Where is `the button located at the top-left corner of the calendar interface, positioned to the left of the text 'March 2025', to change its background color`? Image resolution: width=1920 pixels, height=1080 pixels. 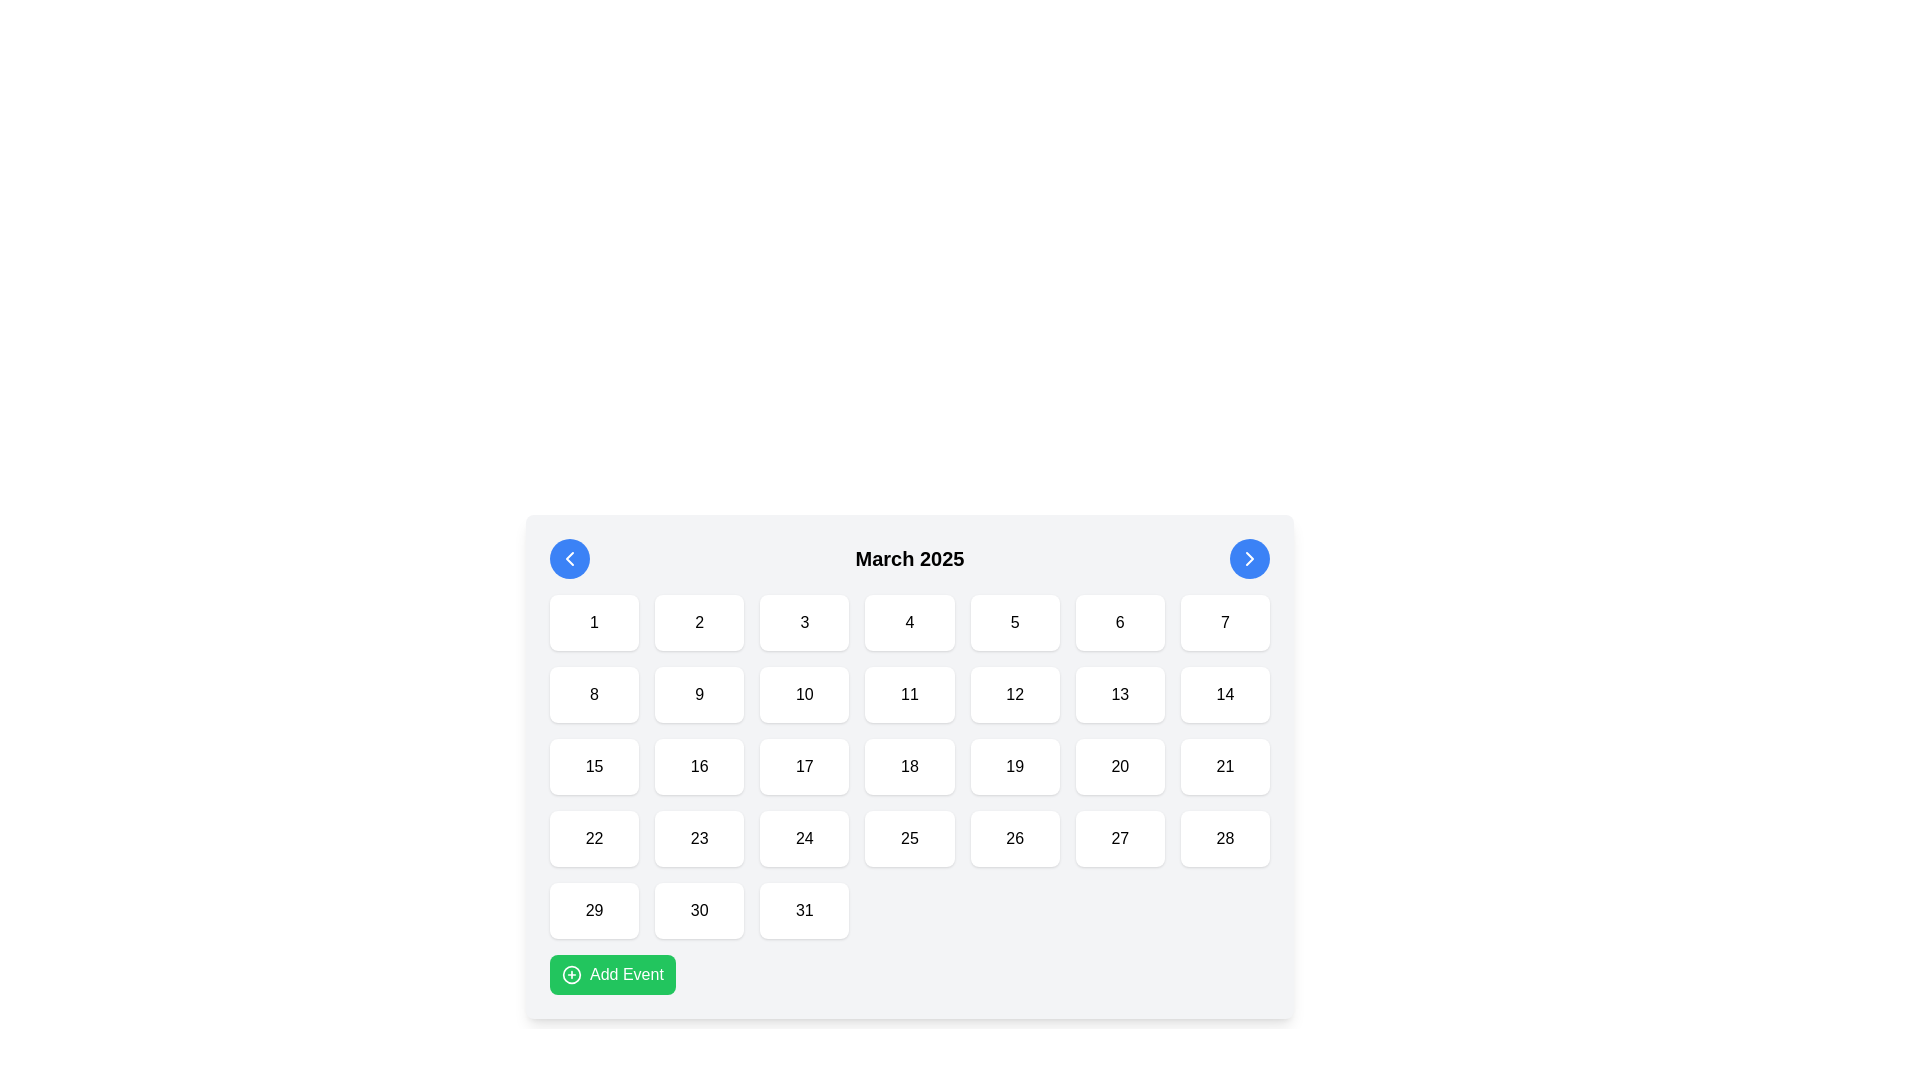 the button located at the top-left corner of the calendar interface, positioned to the left of the text 'March 2025', to change its background color is located at coordinates (569, 559).